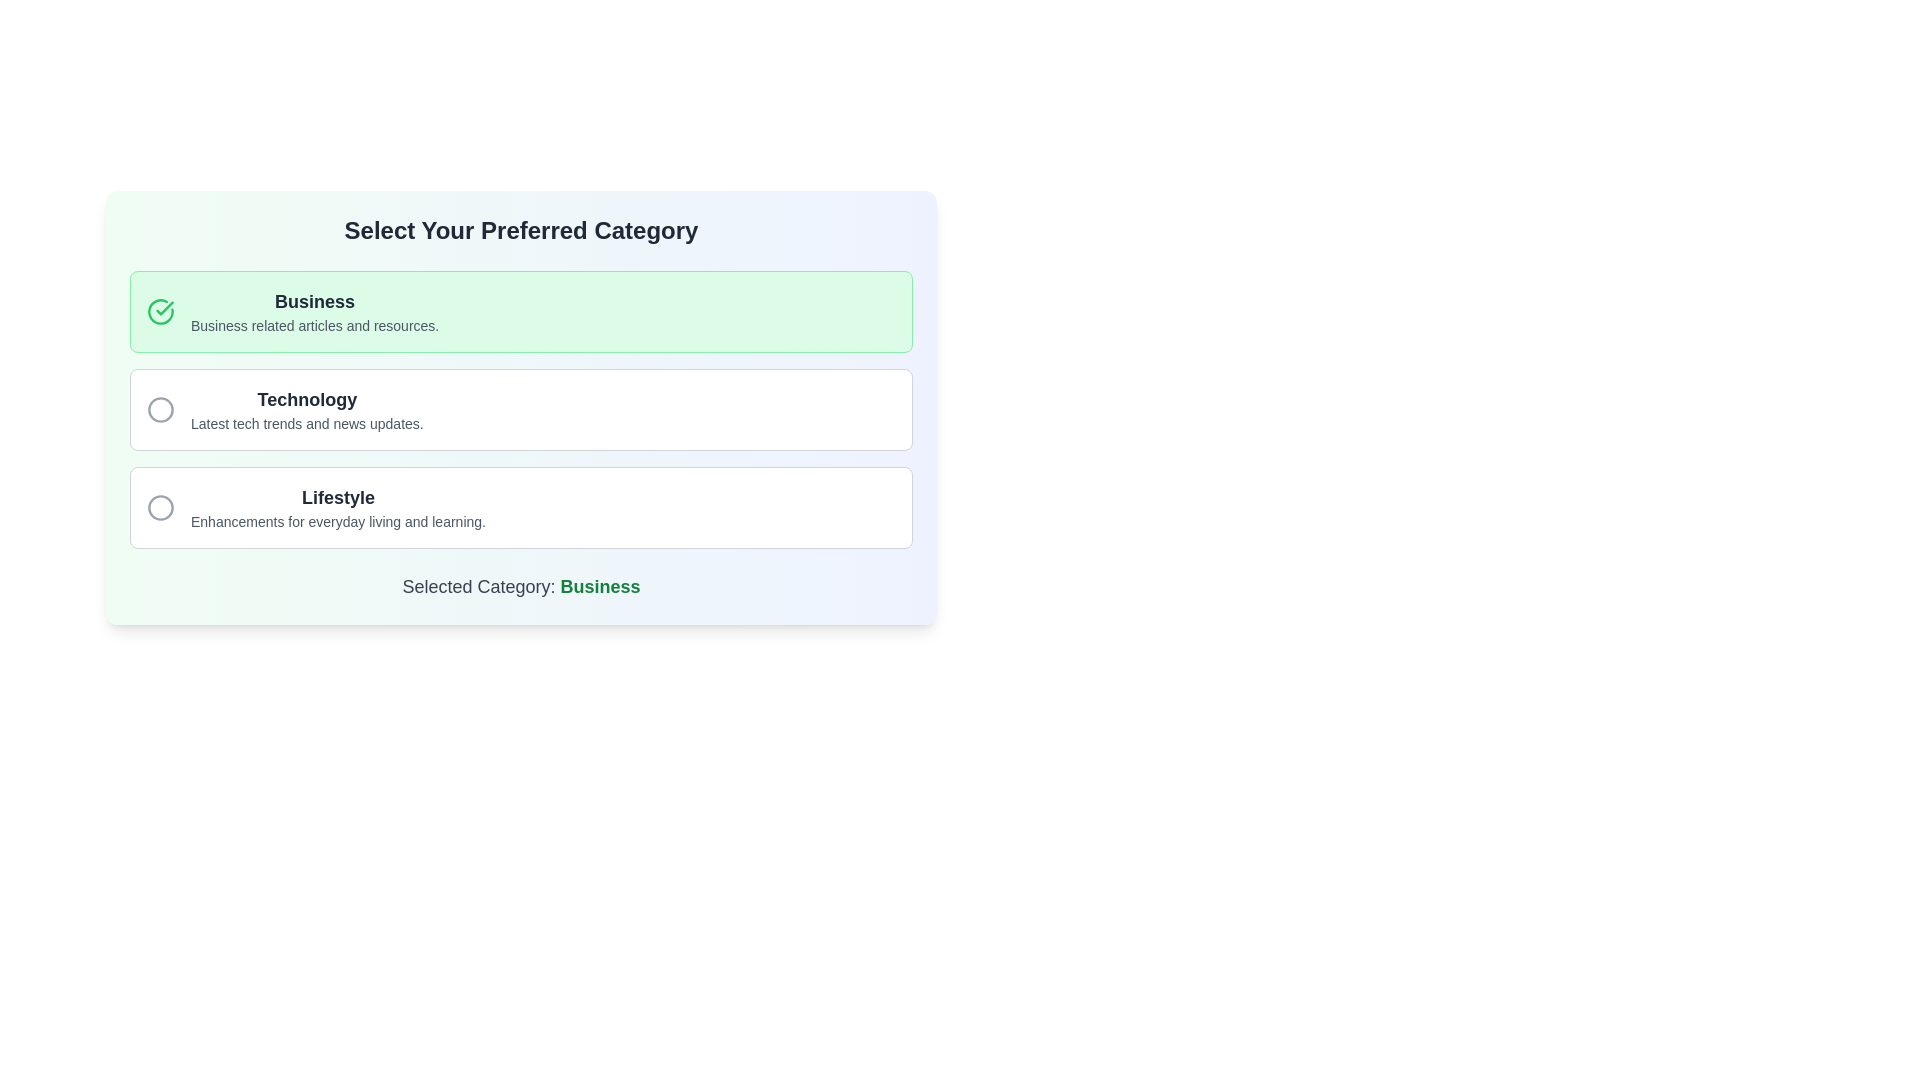  I want to click on the green circular icon with a checkmark, located to the immediate left of the 'Business' text block, for state indication, so click(161, 312).